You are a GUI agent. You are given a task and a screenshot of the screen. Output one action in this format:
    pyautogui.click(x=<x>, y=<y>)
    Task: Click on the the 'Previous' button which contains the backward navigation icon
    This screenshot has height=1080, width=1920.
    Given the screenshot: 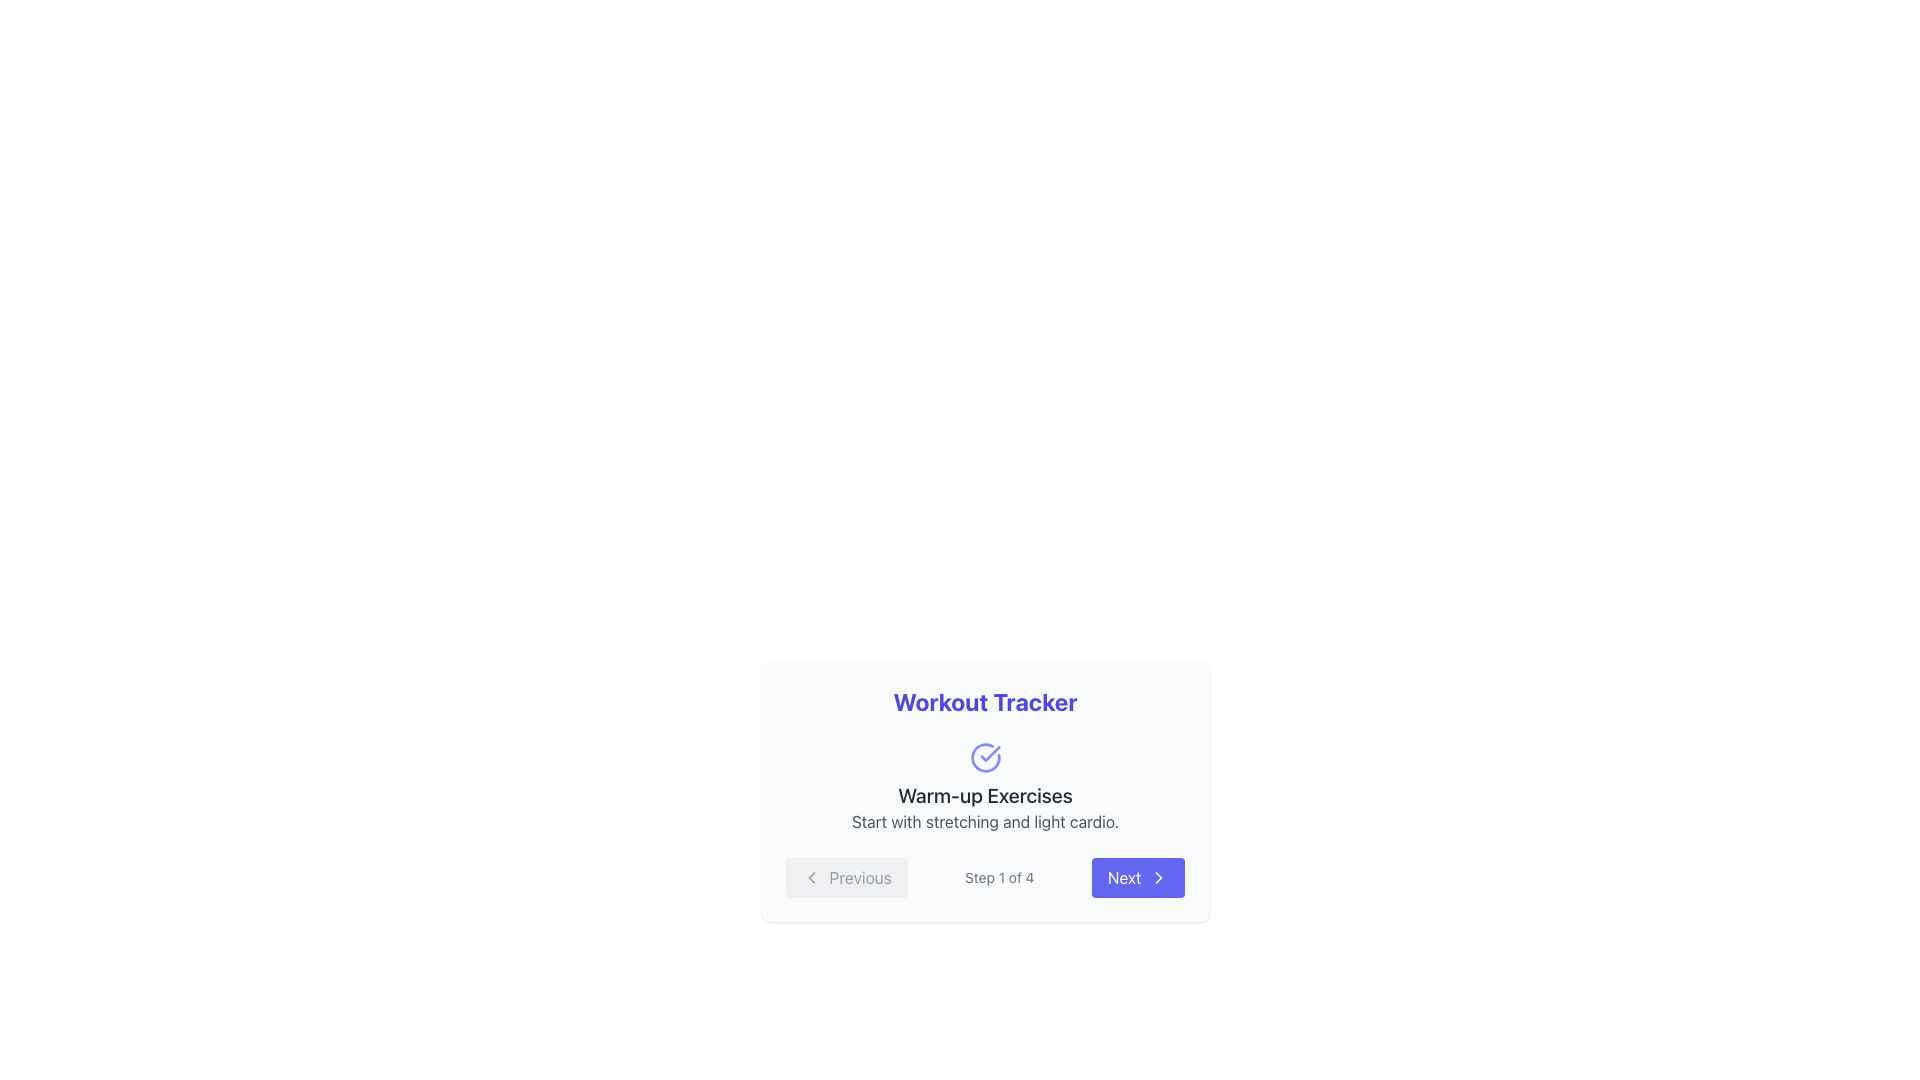 What is the action you would take?
    pyautogui.click(x=811, y=877)
    